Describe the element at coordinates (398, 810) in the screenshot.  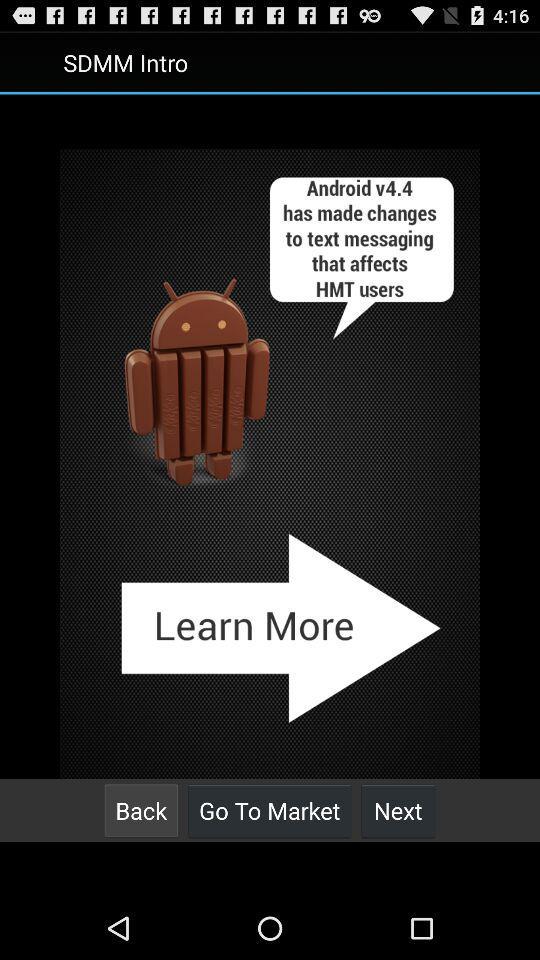
I see `next` at that location.